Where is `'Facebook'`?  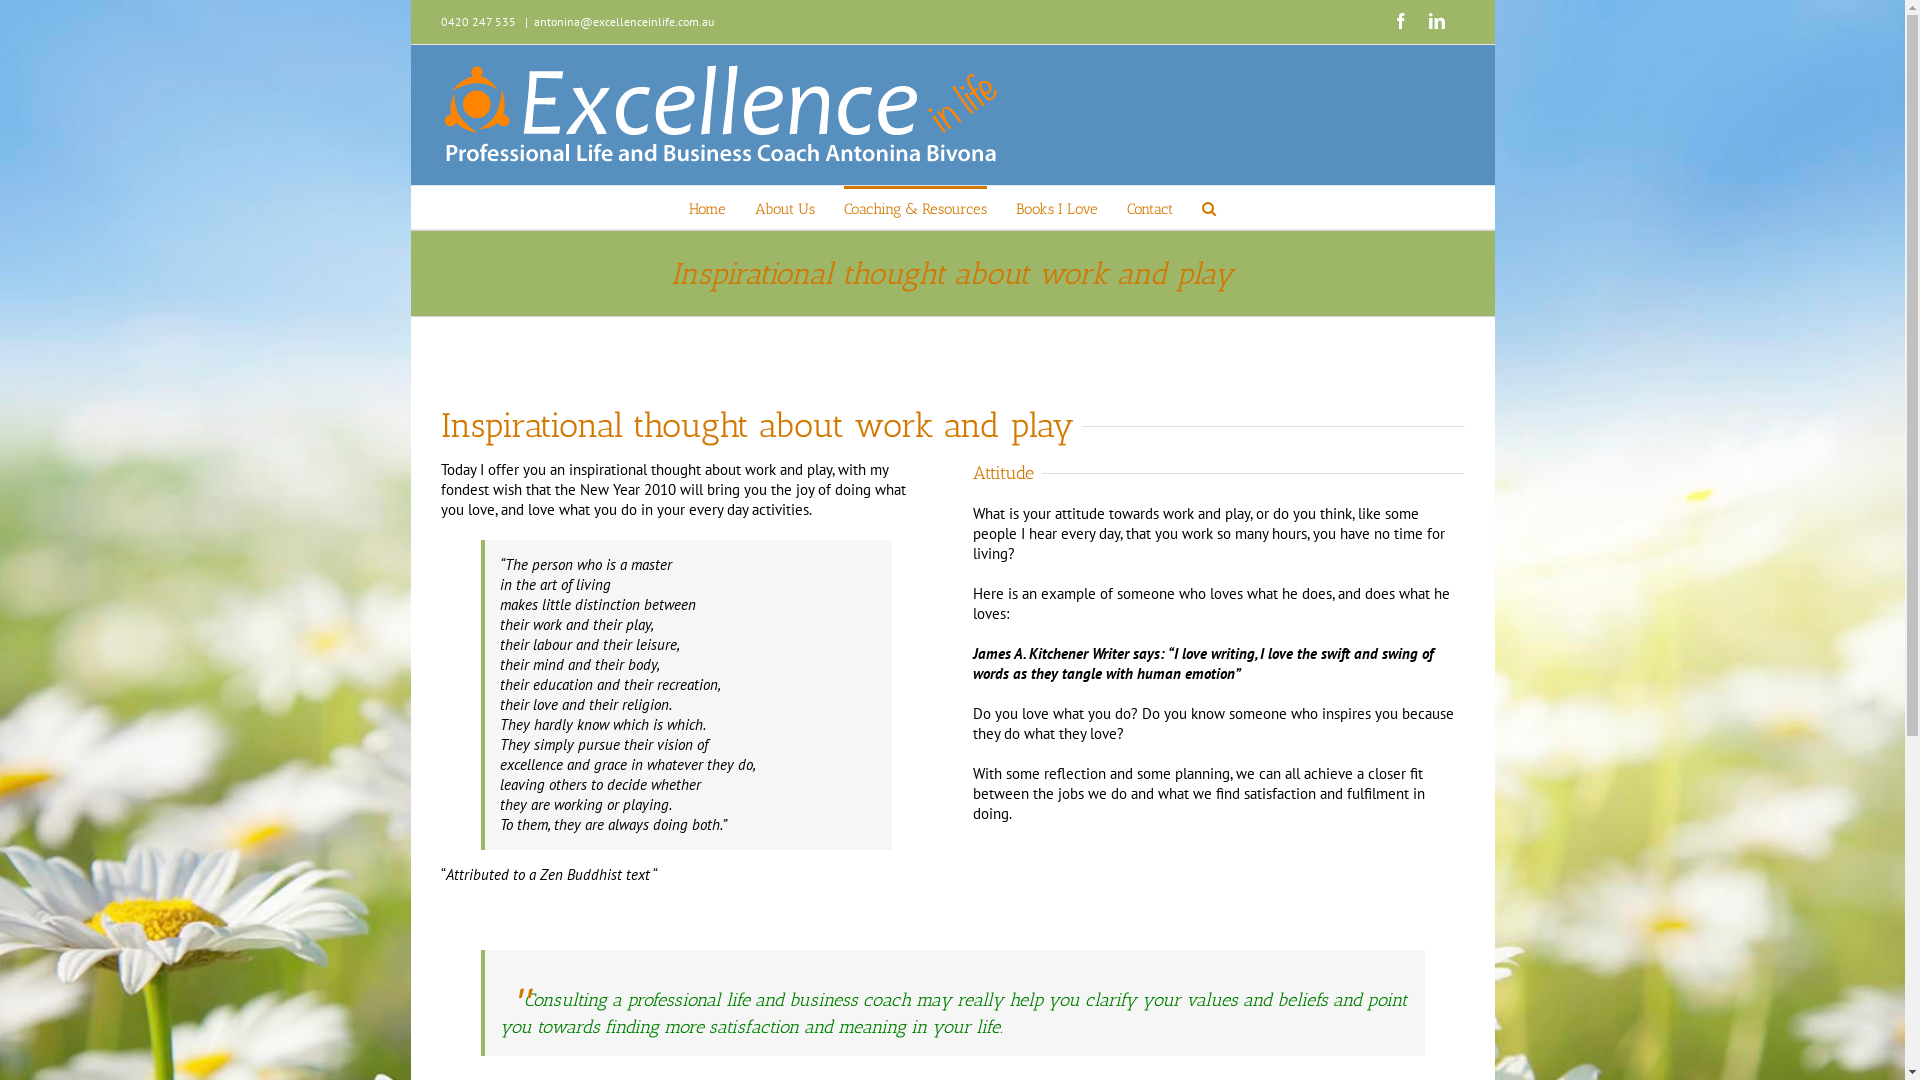 'Facebook' is located at coordinates (1399, 20).